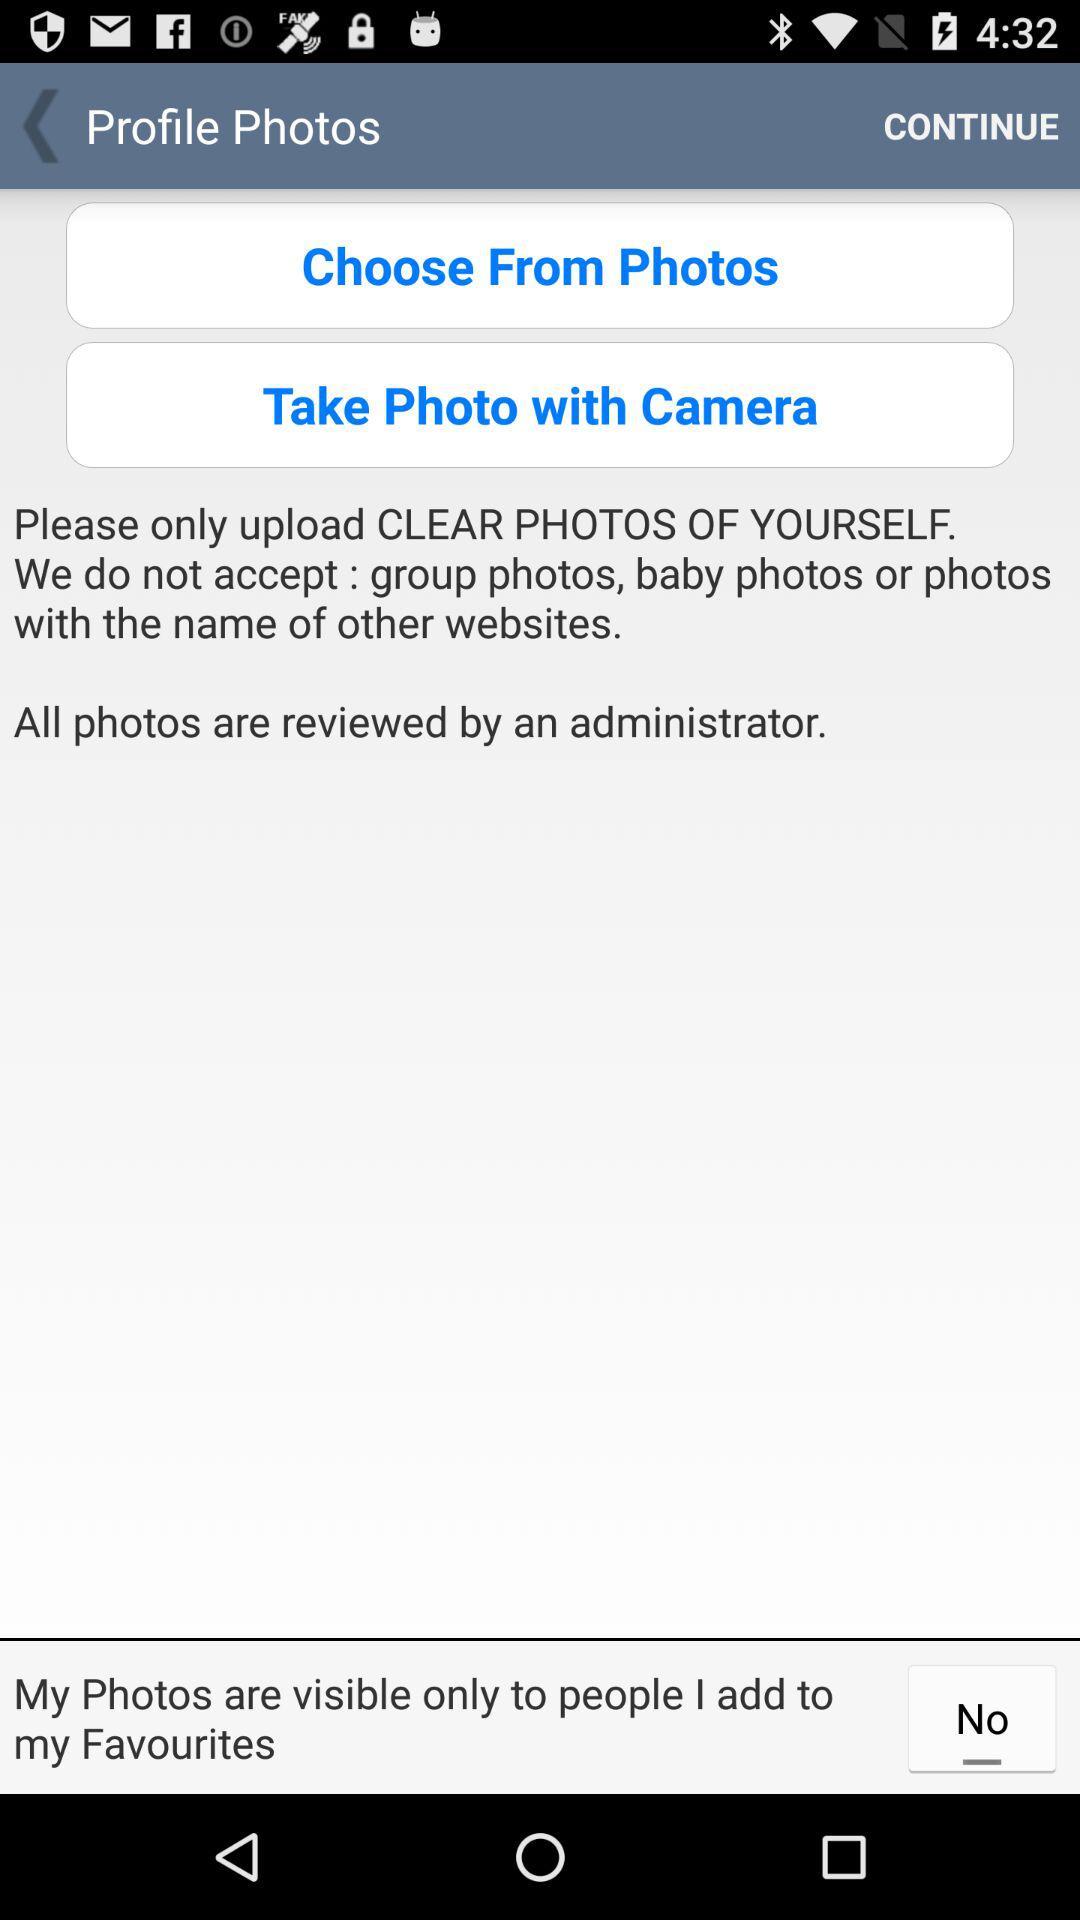  Describe the element at coordinates (970, 124) in the screenshot. I see `app to the right of profile photos` at that location.